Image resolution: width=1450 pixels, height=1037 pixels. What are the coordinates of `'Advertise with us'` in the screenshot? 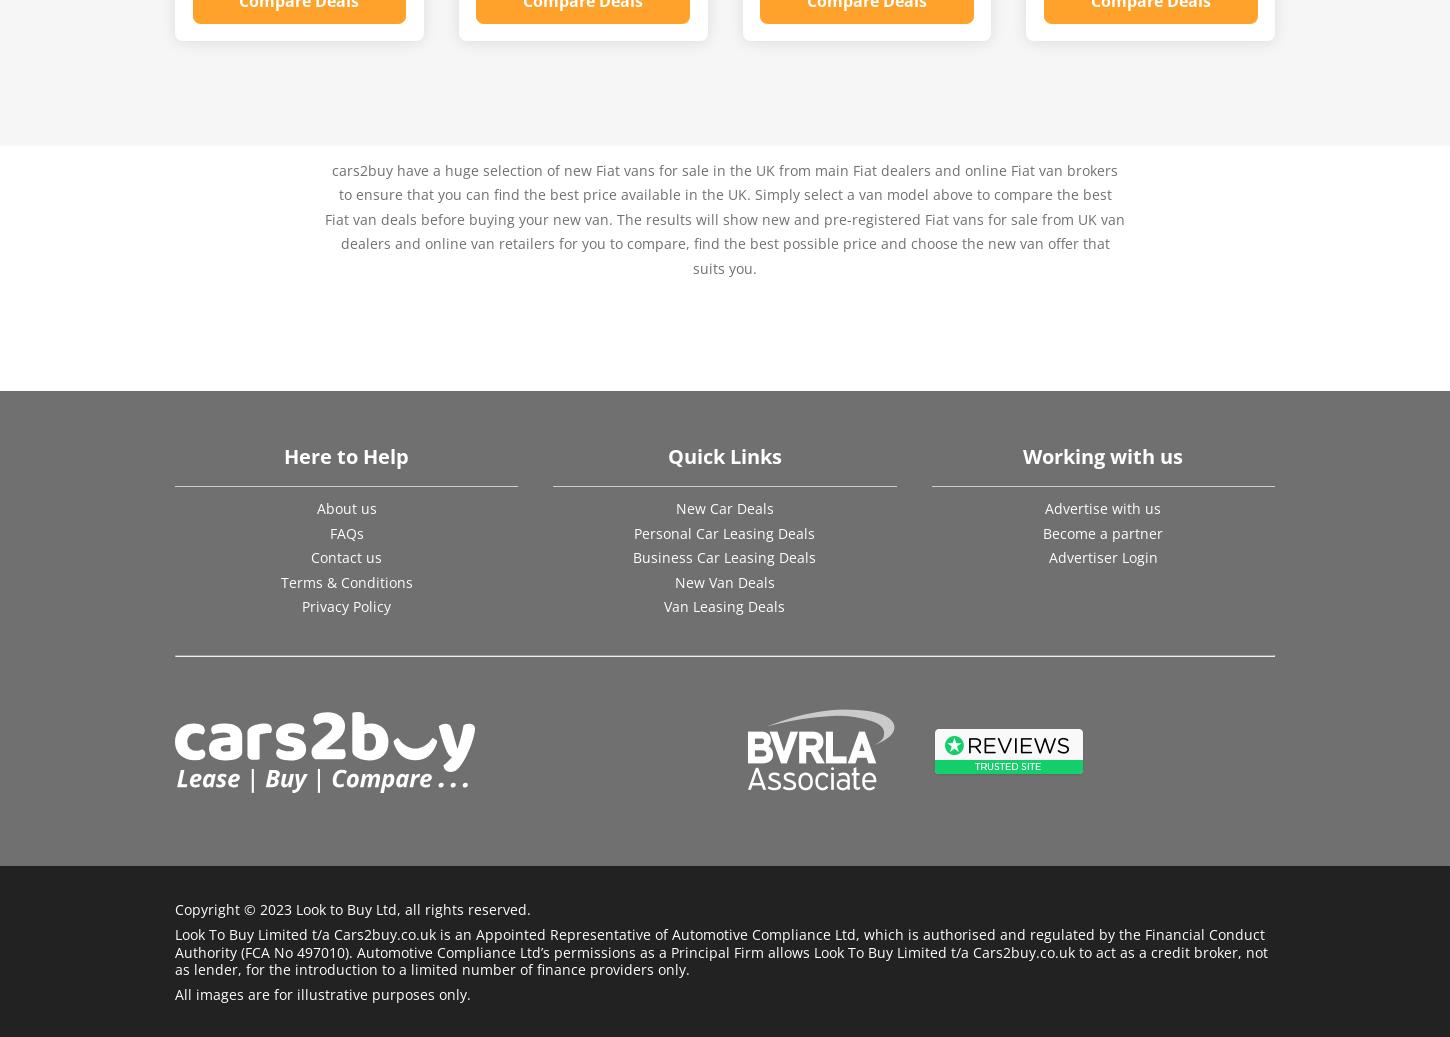 It's located at (1102, 507).